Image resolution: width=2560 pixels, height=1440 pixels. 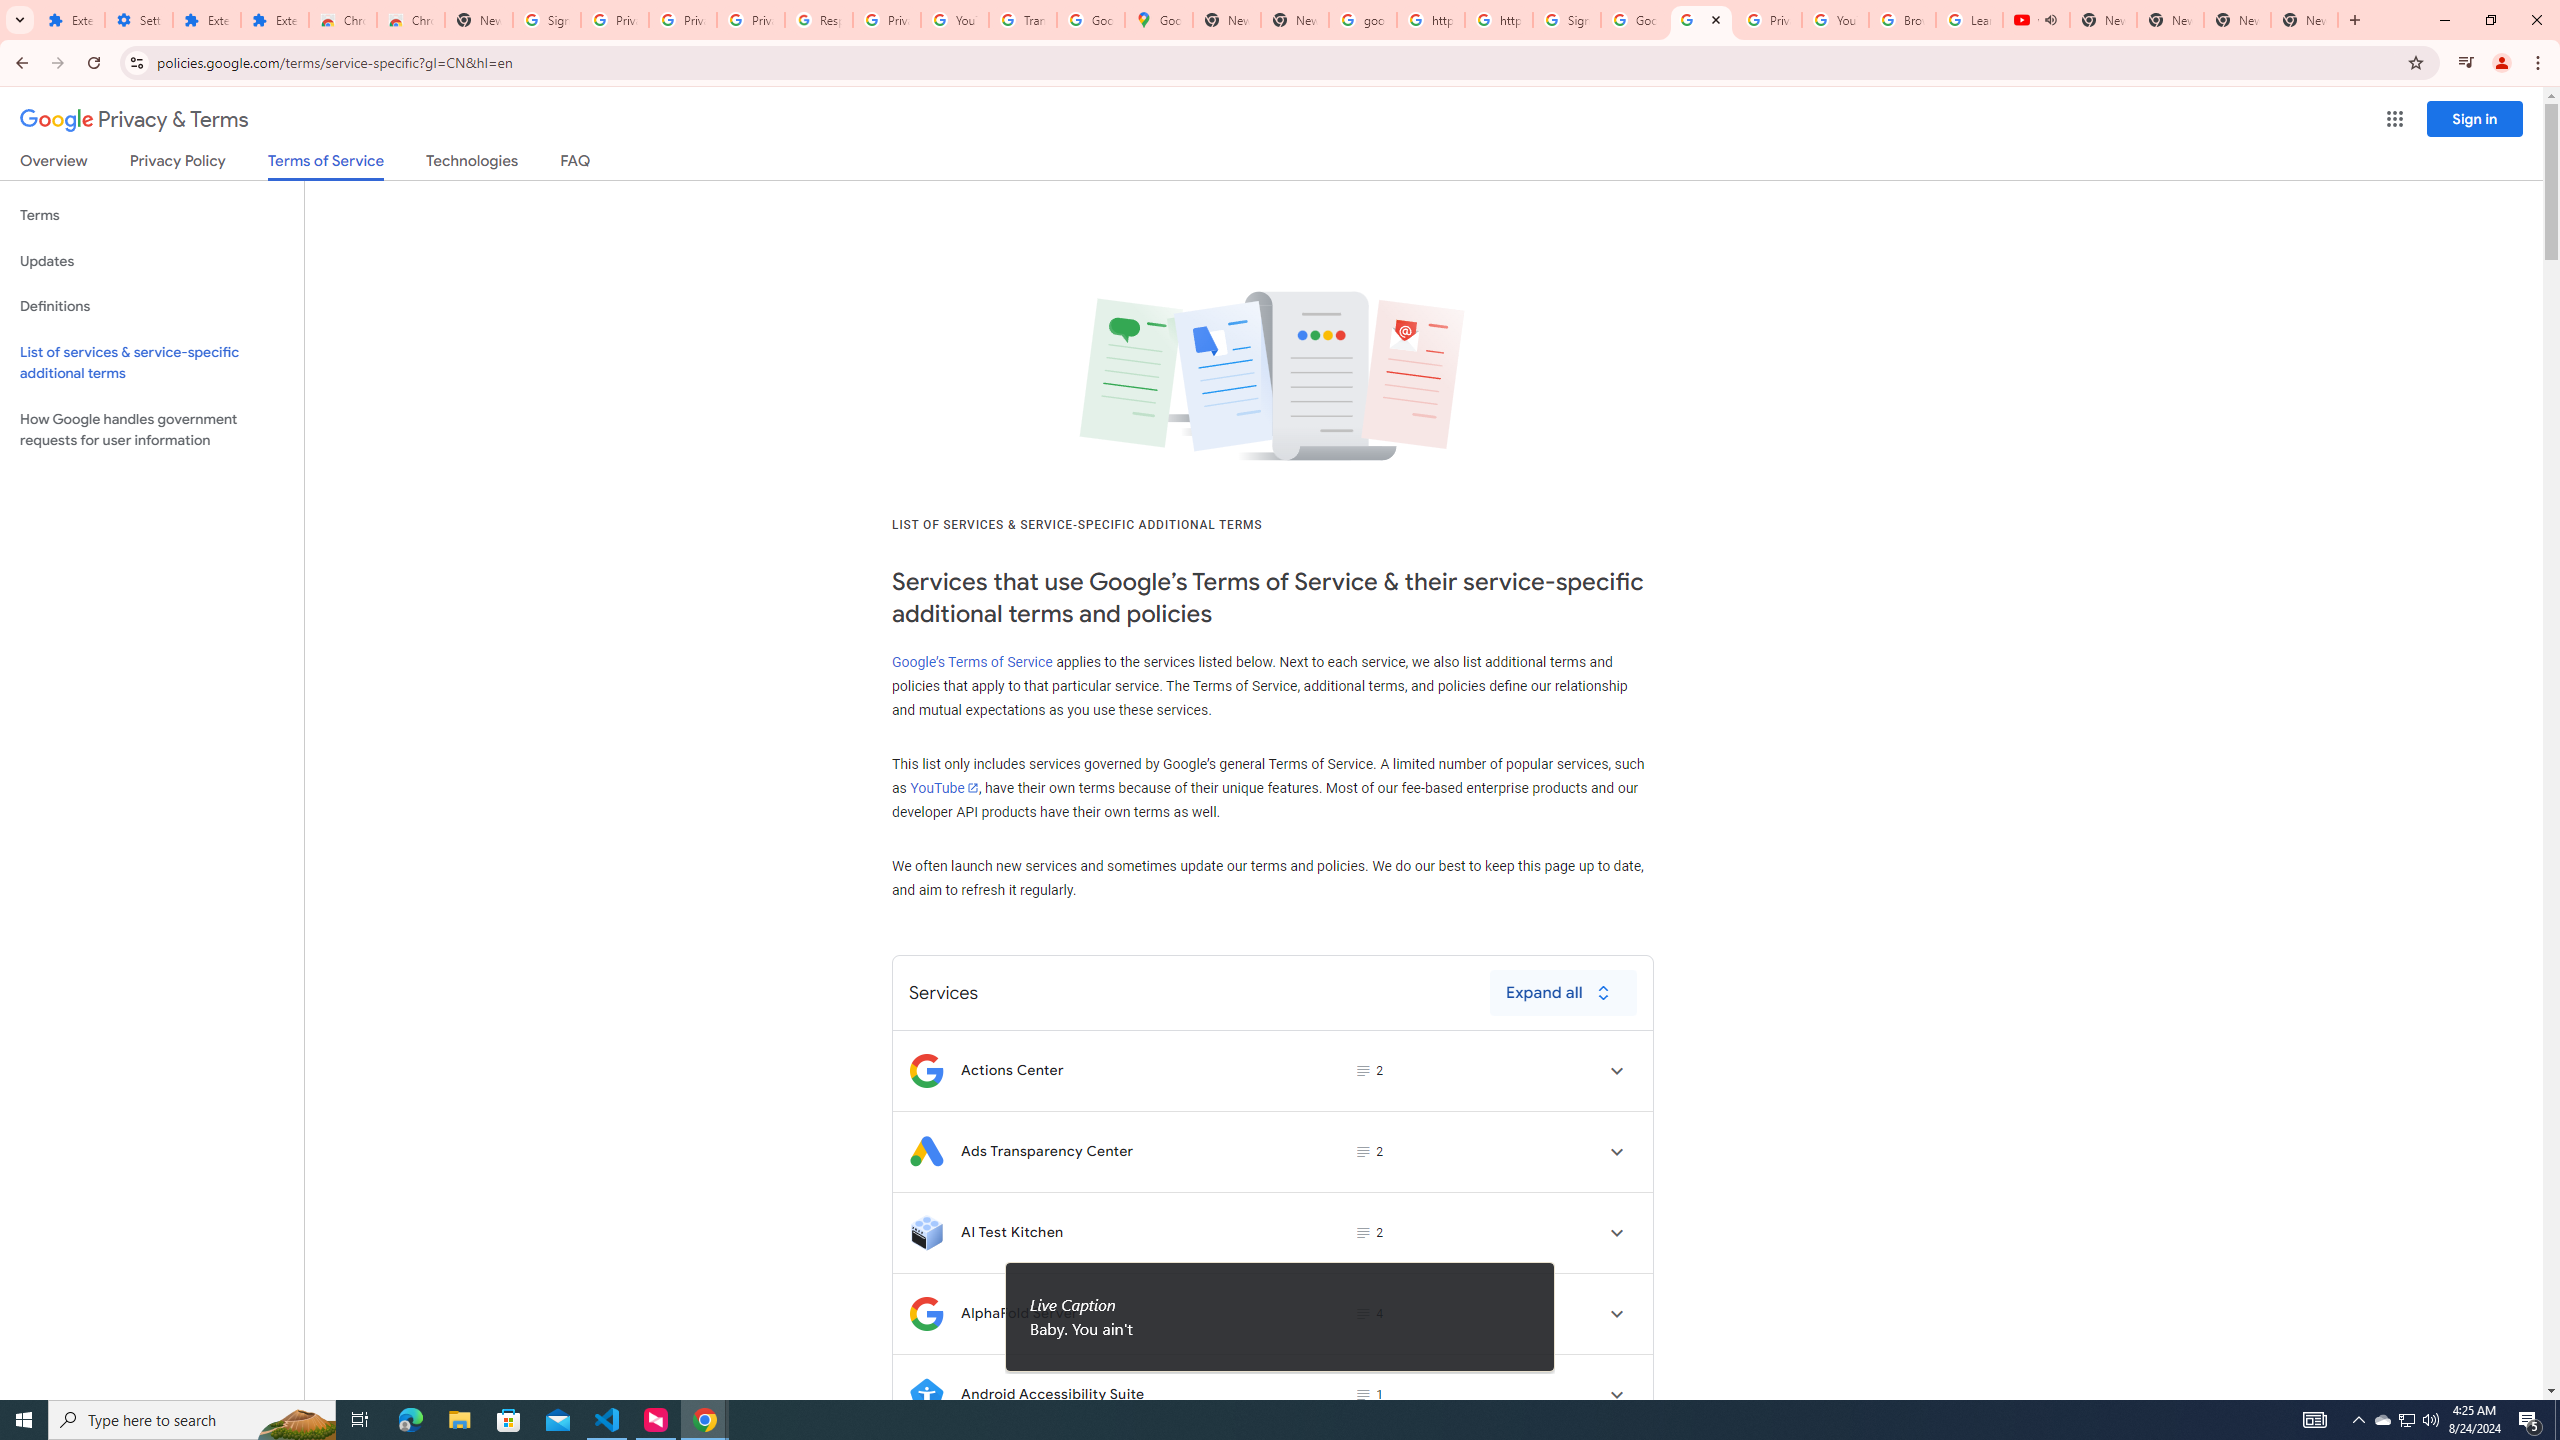 What do you see at coordinates (1497, 19) in the screenshot?
I see `'https://scholar.google.com/'` at bounding box center [1497, 19].